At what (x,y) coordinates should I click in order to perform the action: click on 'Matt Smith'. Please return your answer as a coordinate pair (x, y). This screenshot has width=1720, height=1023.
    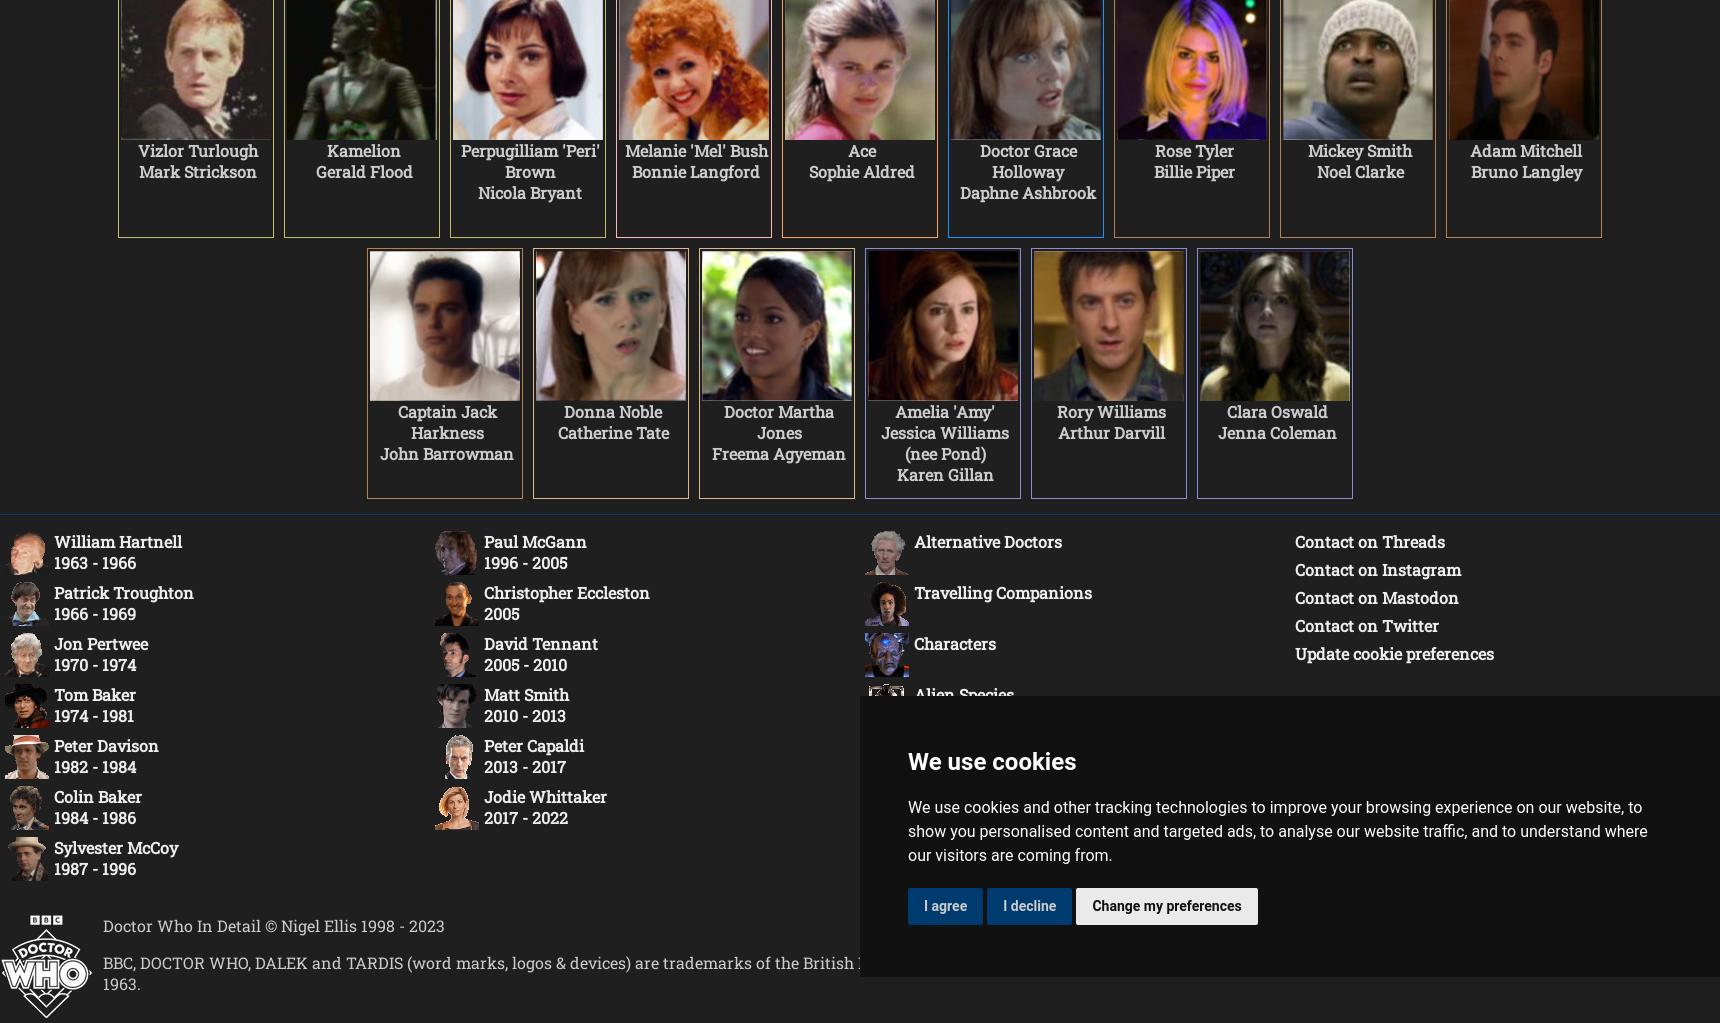
    Looking at the image, I should click on (526, 693).